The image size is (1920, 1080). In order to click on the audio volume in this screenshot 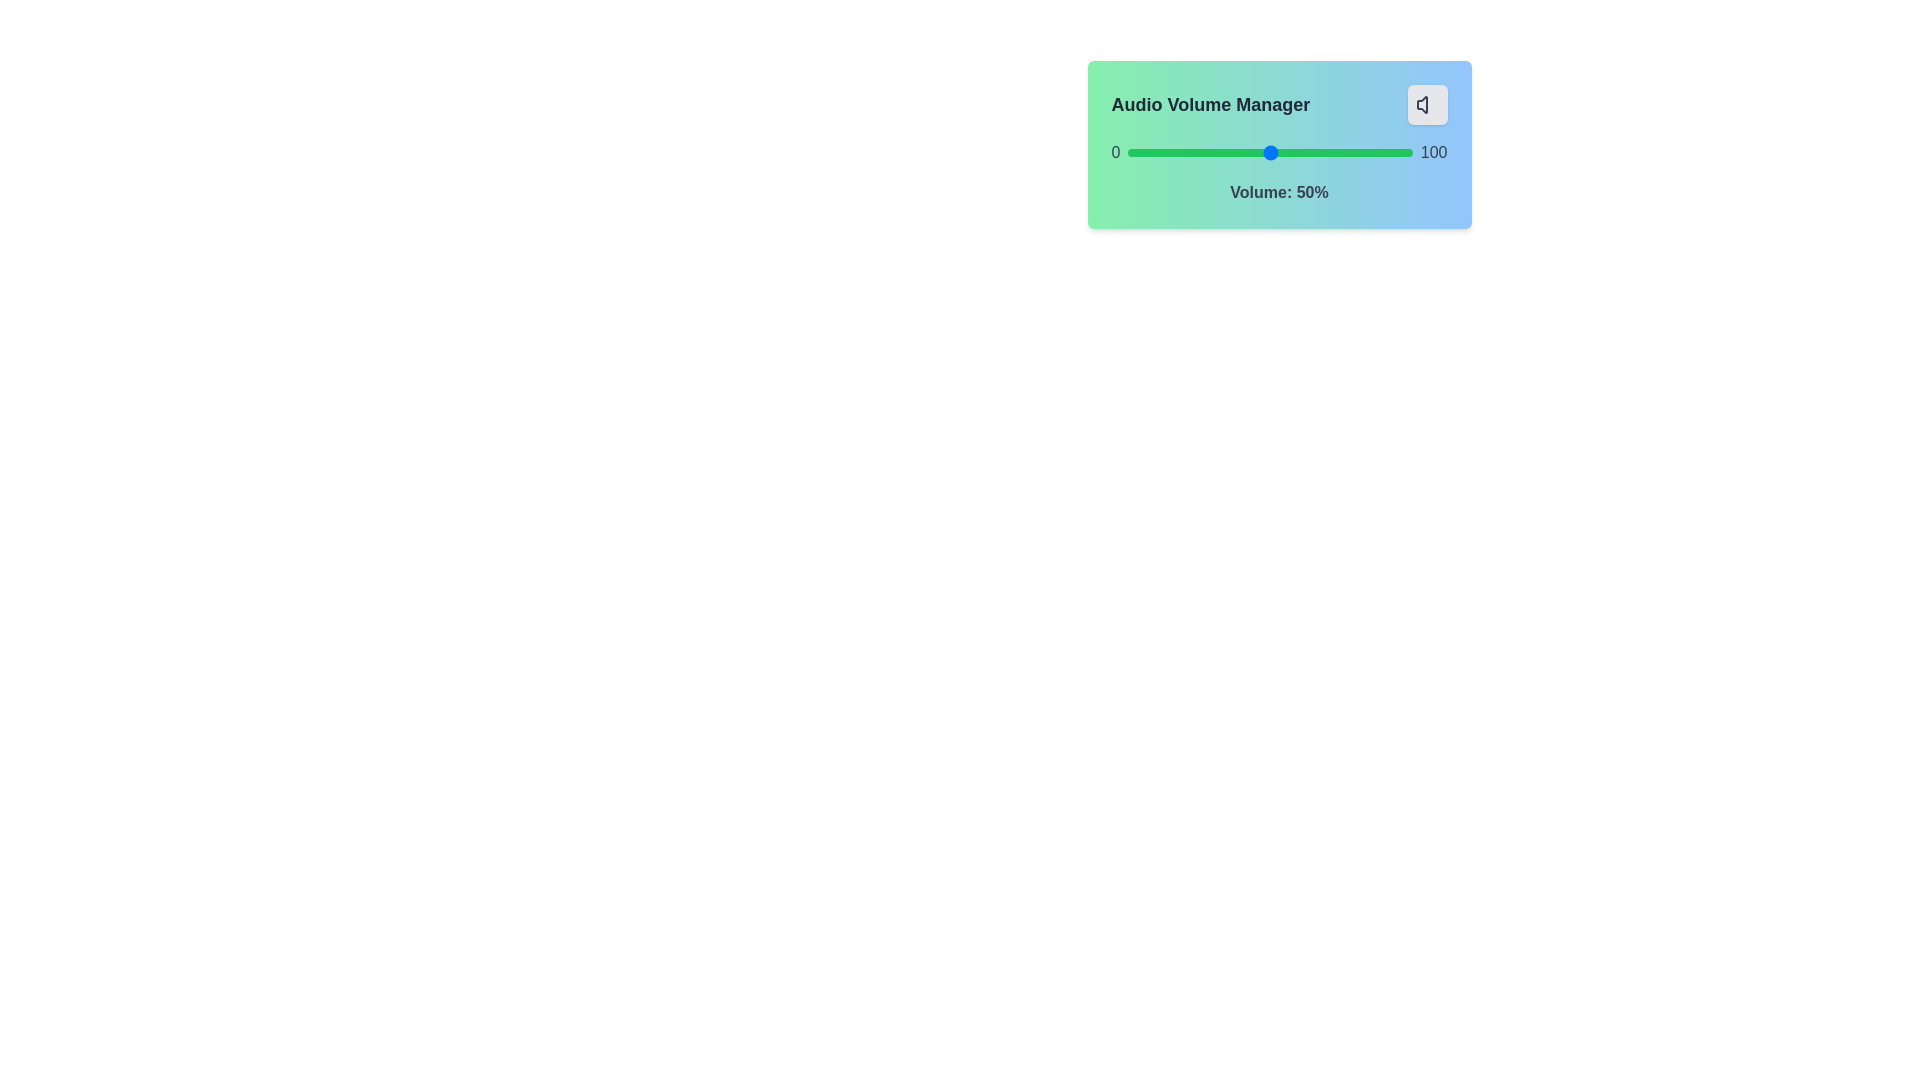, I will do `click(1173, 152)`.